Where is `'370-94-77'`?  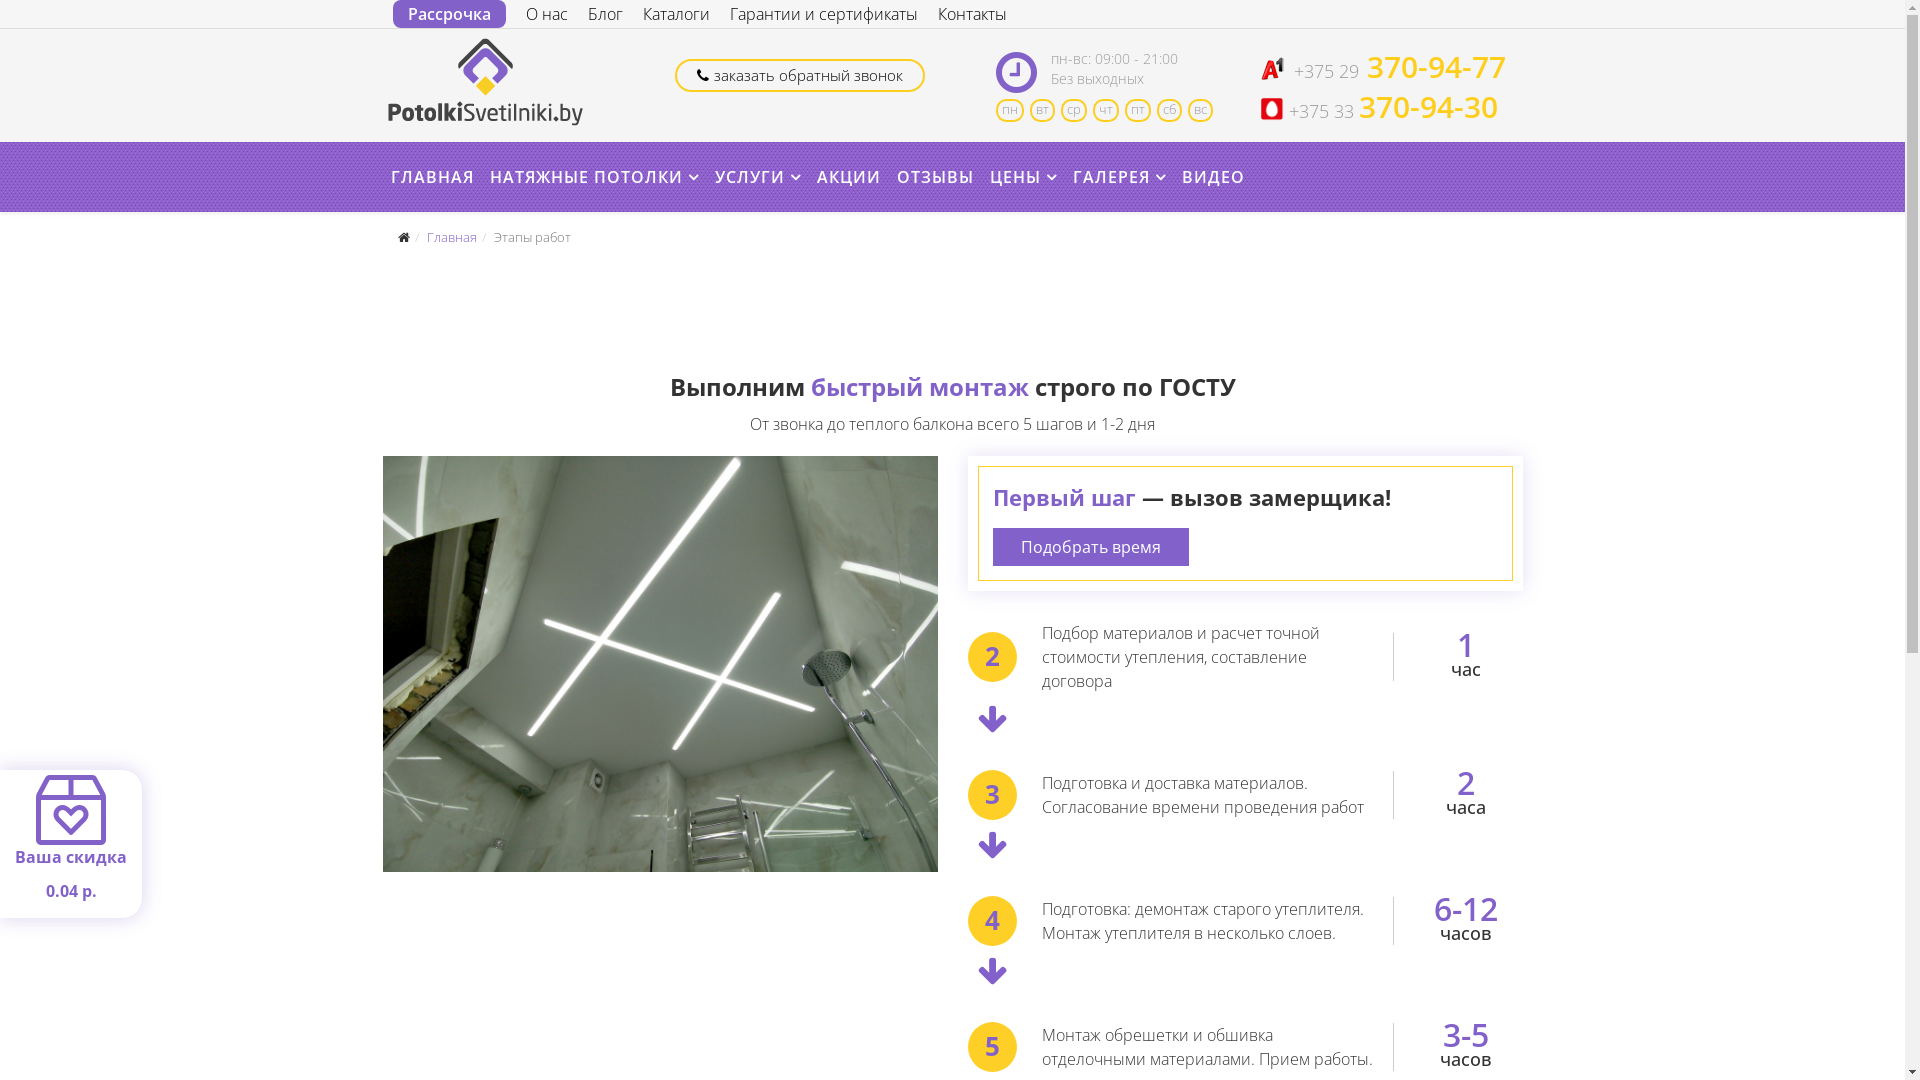 '370-94-77' is located at coordinates (1358, 69).